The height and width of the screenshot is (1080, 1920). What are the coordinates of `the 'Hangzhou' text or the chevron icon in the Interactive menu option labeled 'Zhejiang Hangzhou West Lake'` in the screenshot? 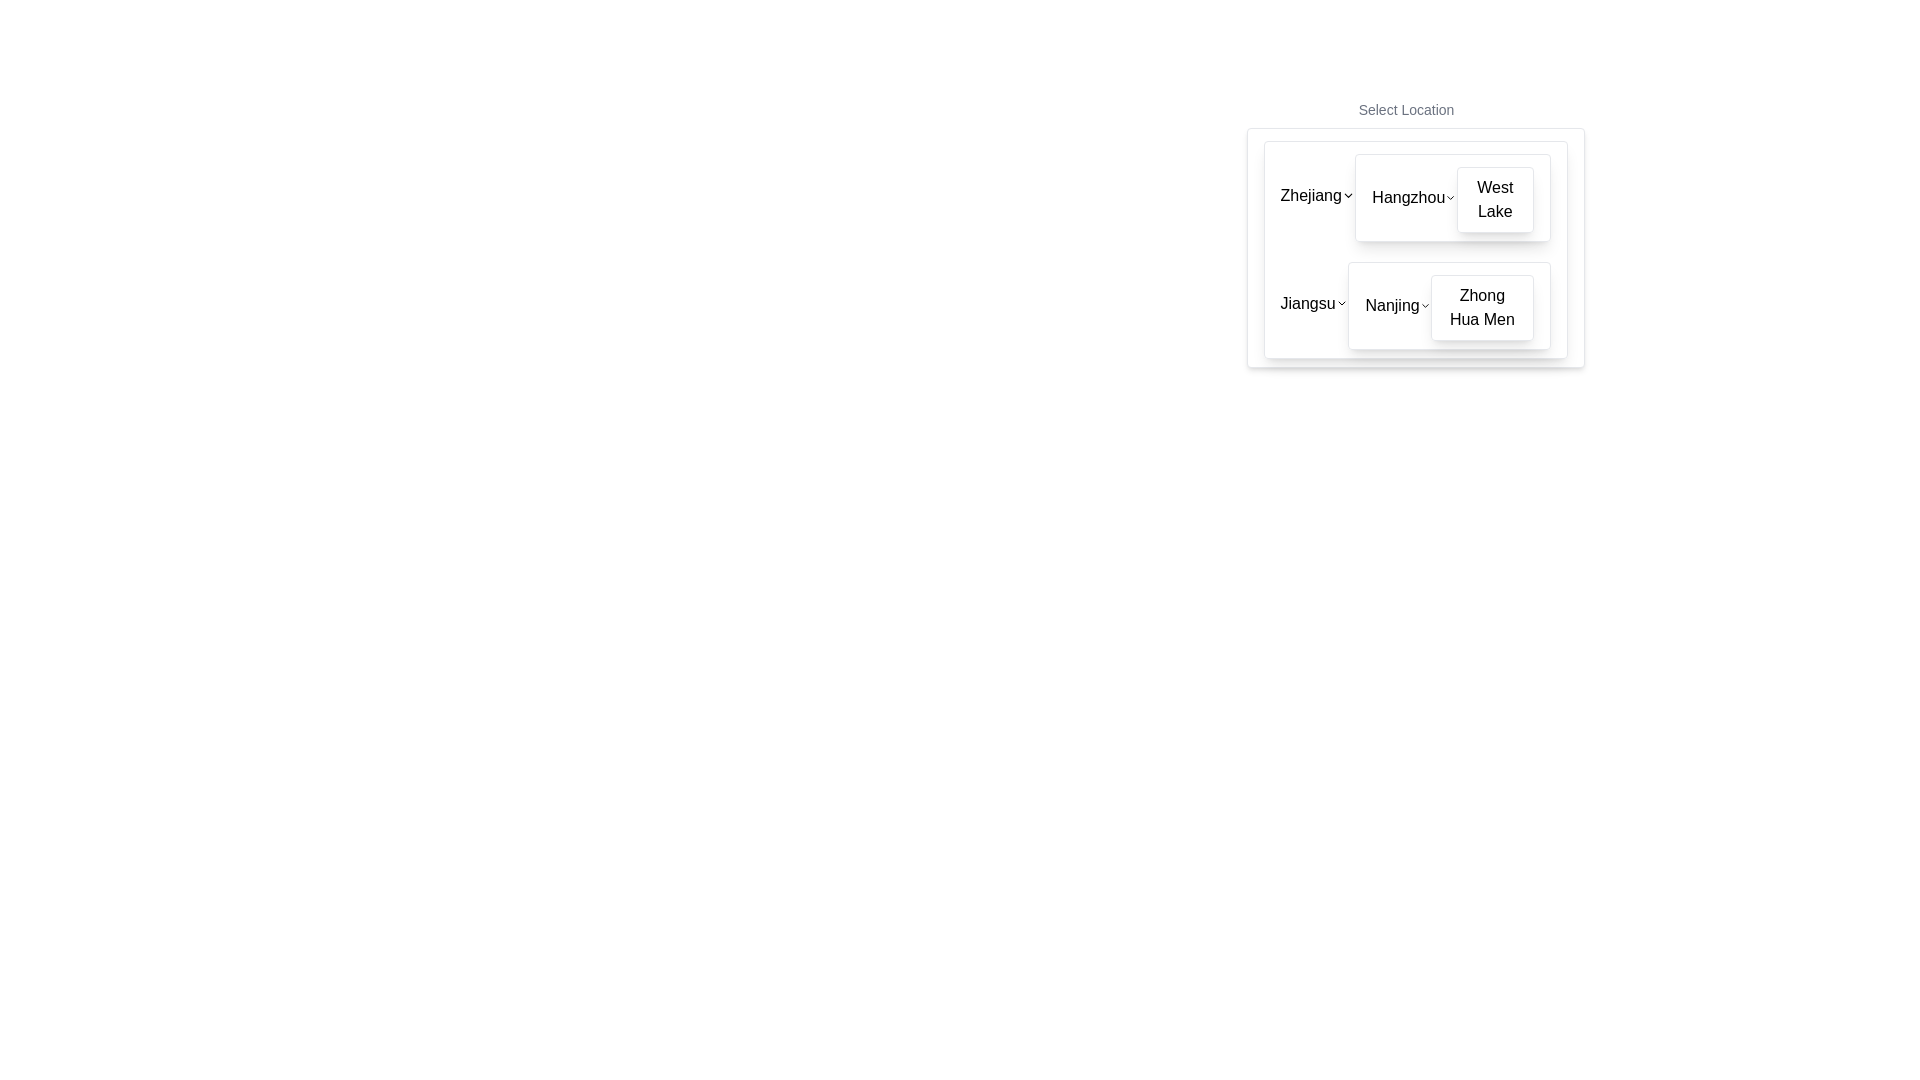 It's located at (1414, 196).